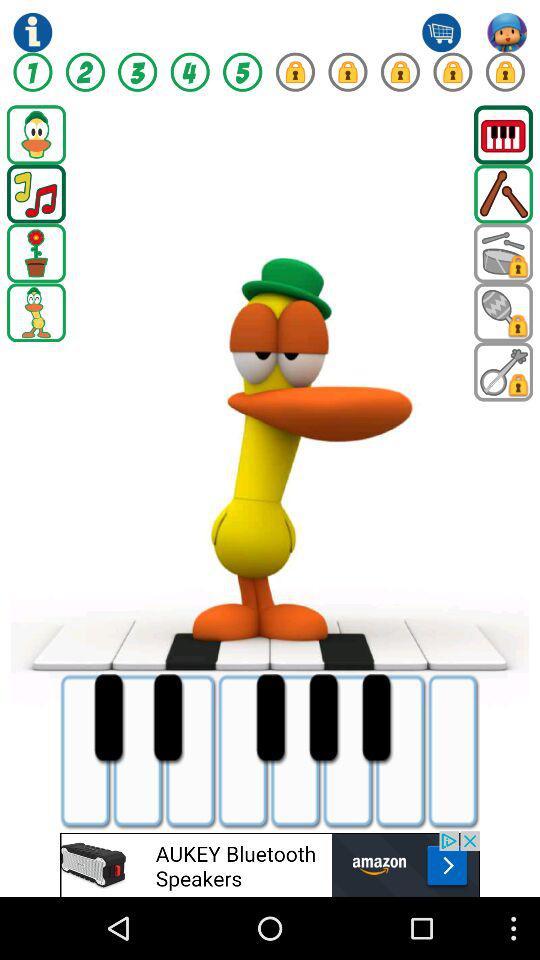 The width and height of the screenshot is (540, 960). Describe the element at coordinates (502, 133) in the screenshot. I see `games` at that location.